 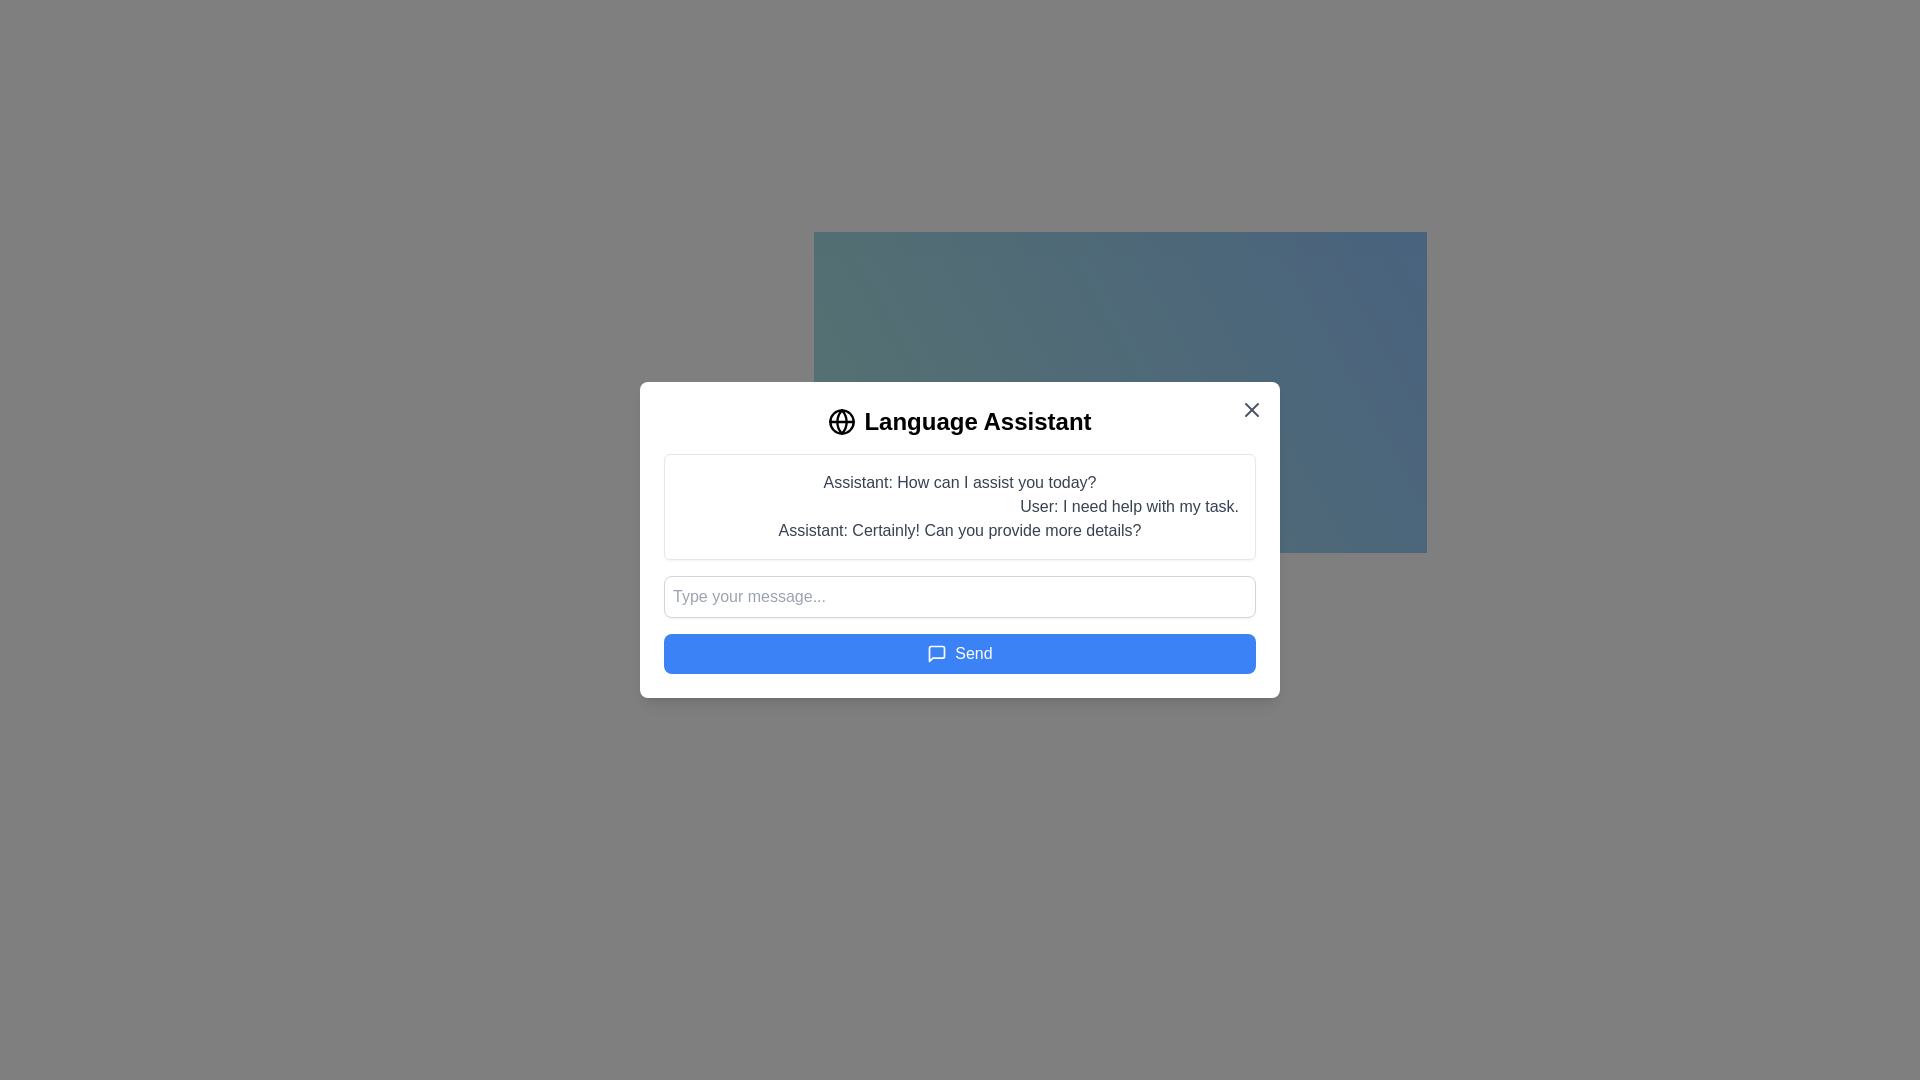 I want to click on the submission button located at the bottom of the input interface to send the message that has been typed in the text area above, so click(x=960, y=654).